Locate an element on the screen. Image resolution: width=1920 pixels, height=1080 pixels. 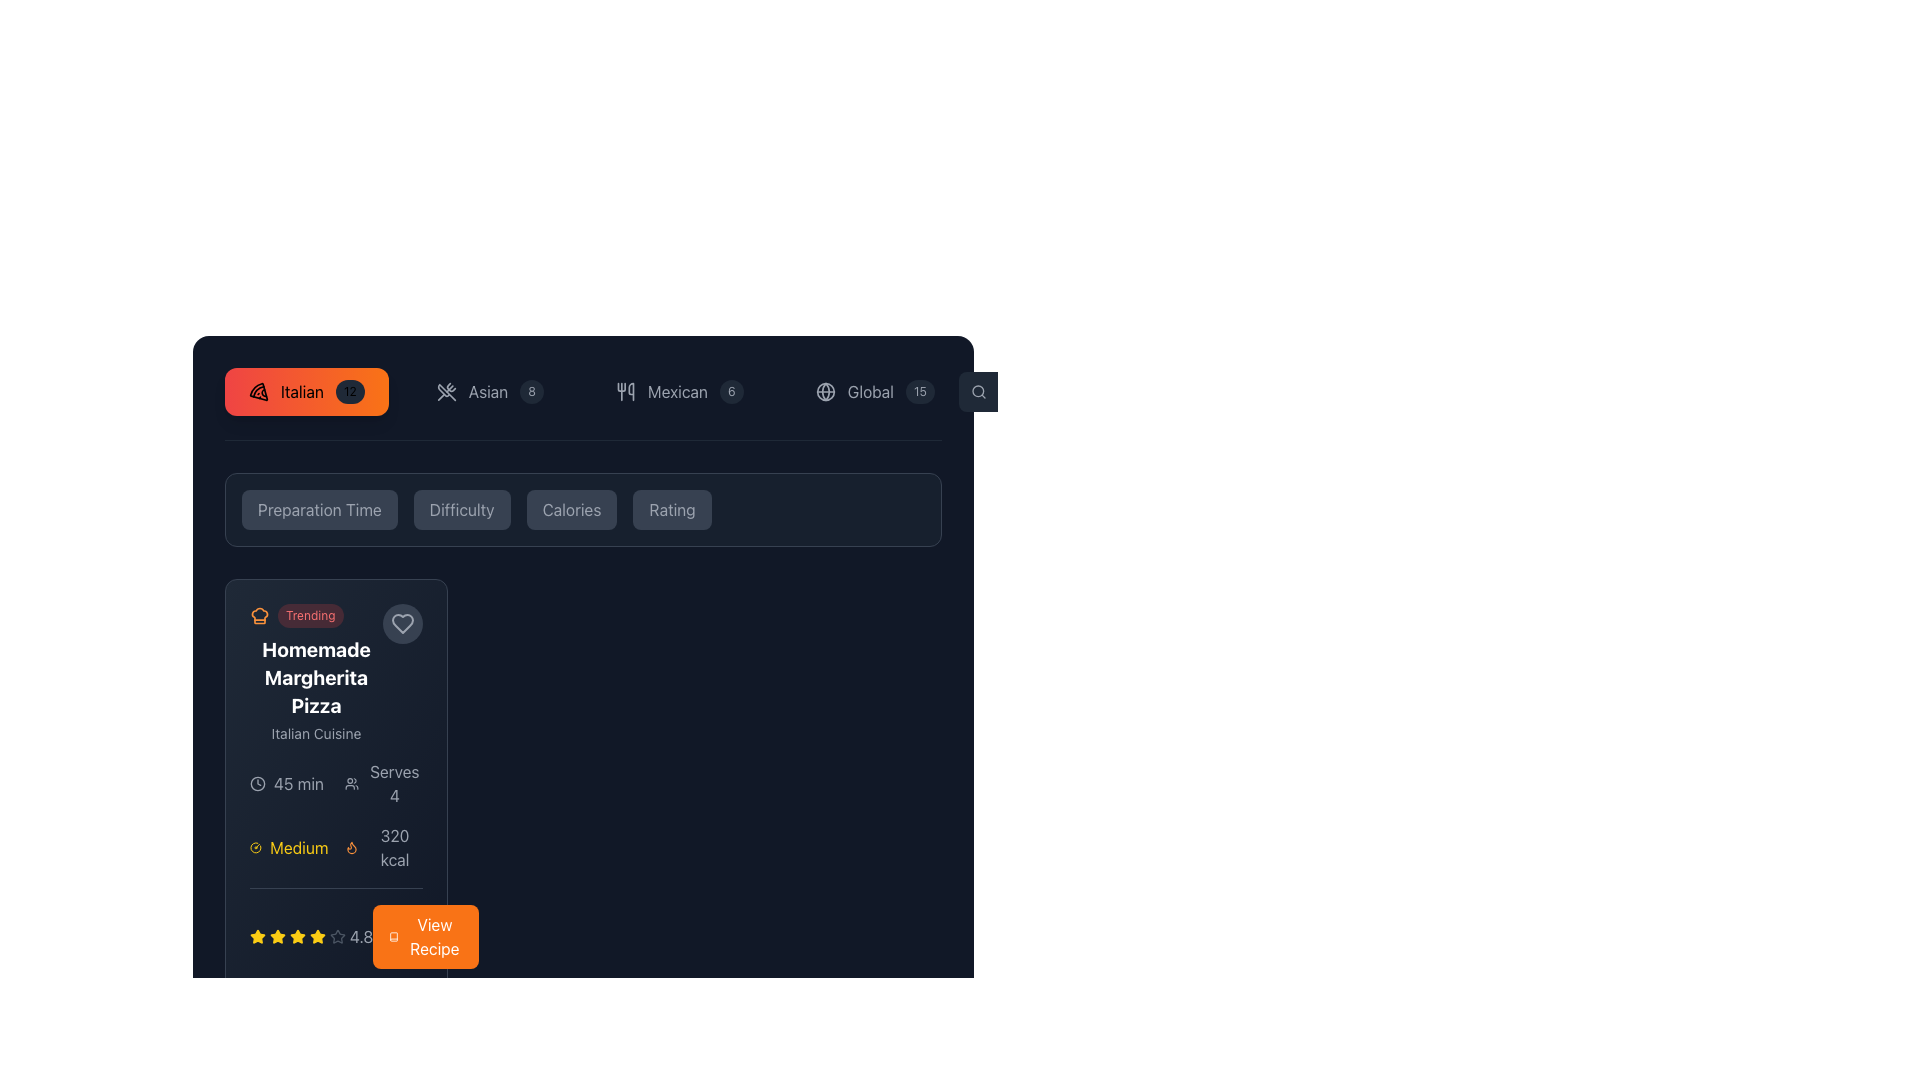
the text label that displays 'Serves 4', which is positioned within a recipe card and is located to the bottom-right of the recipe title and description is located at coordinates (394, 782).